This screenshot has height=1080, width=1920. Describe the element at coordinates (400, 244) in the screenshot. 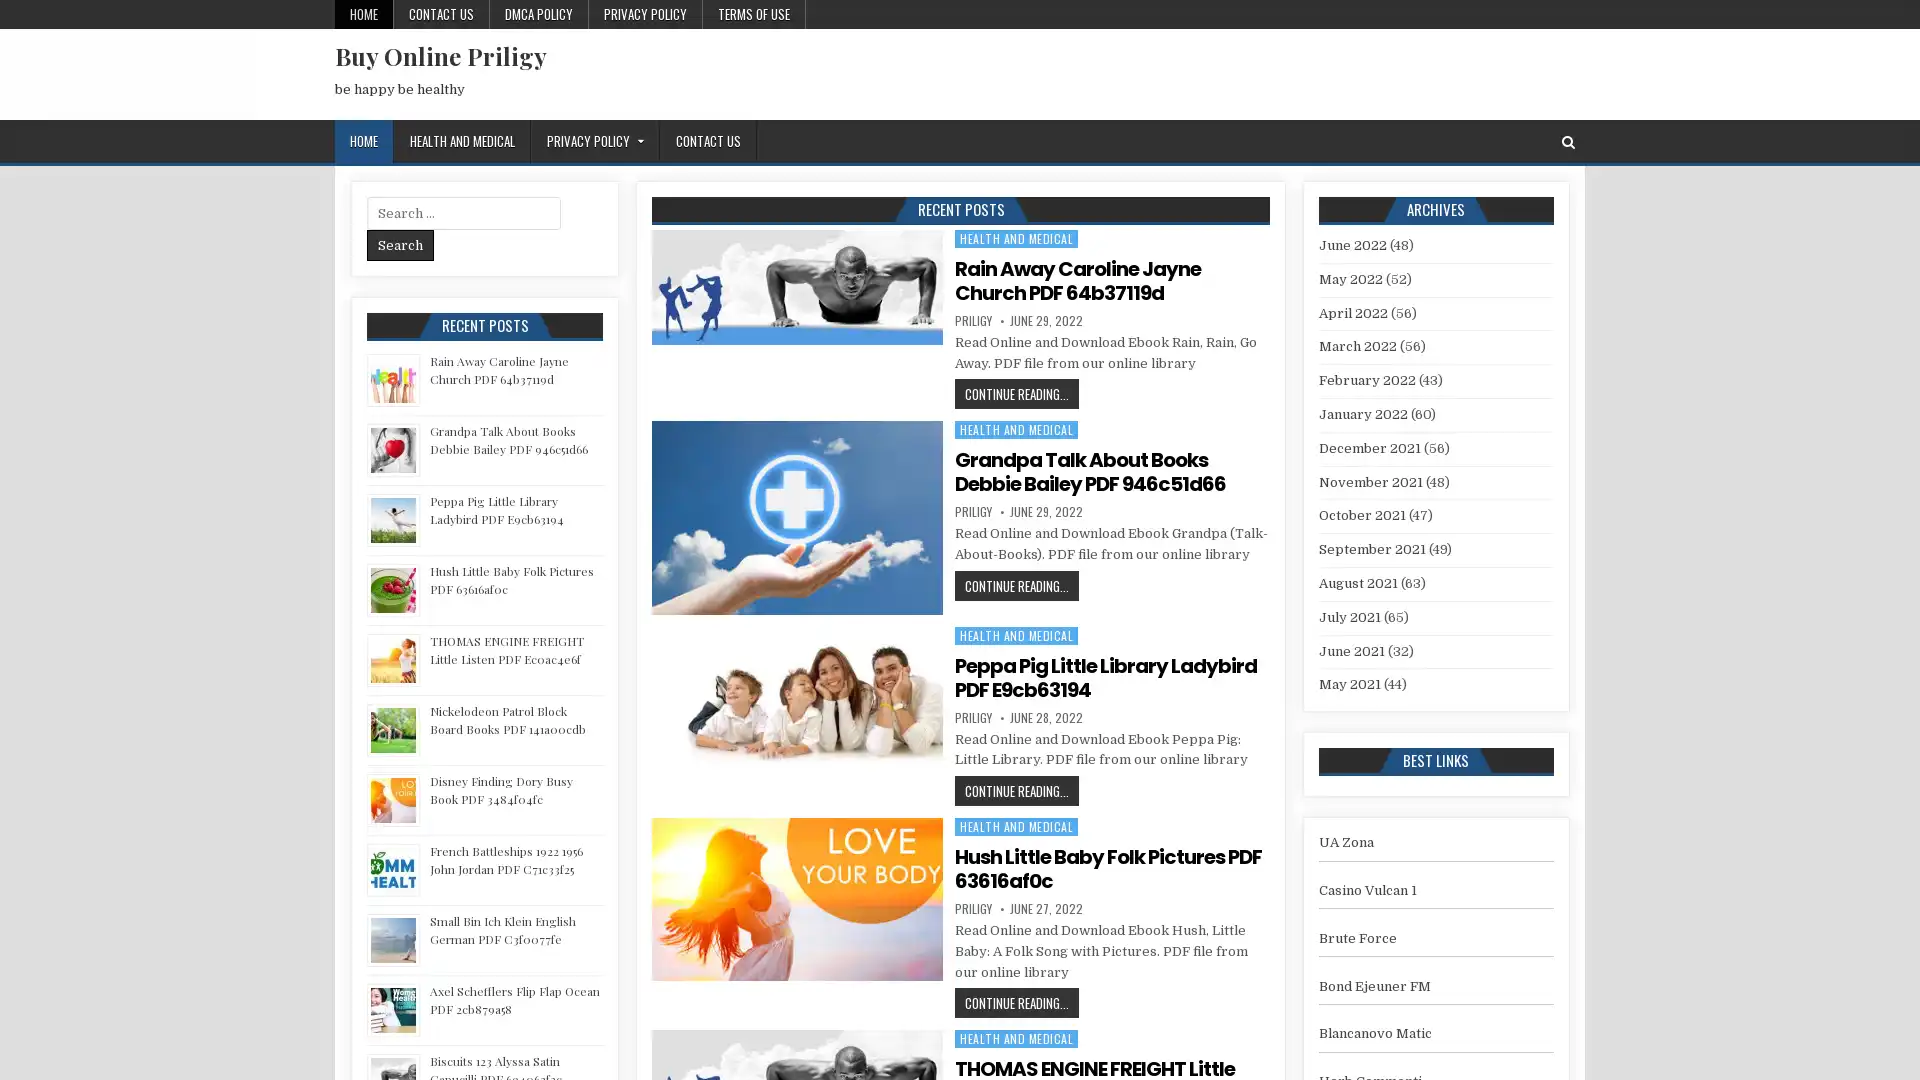

I see `Search` at that location.